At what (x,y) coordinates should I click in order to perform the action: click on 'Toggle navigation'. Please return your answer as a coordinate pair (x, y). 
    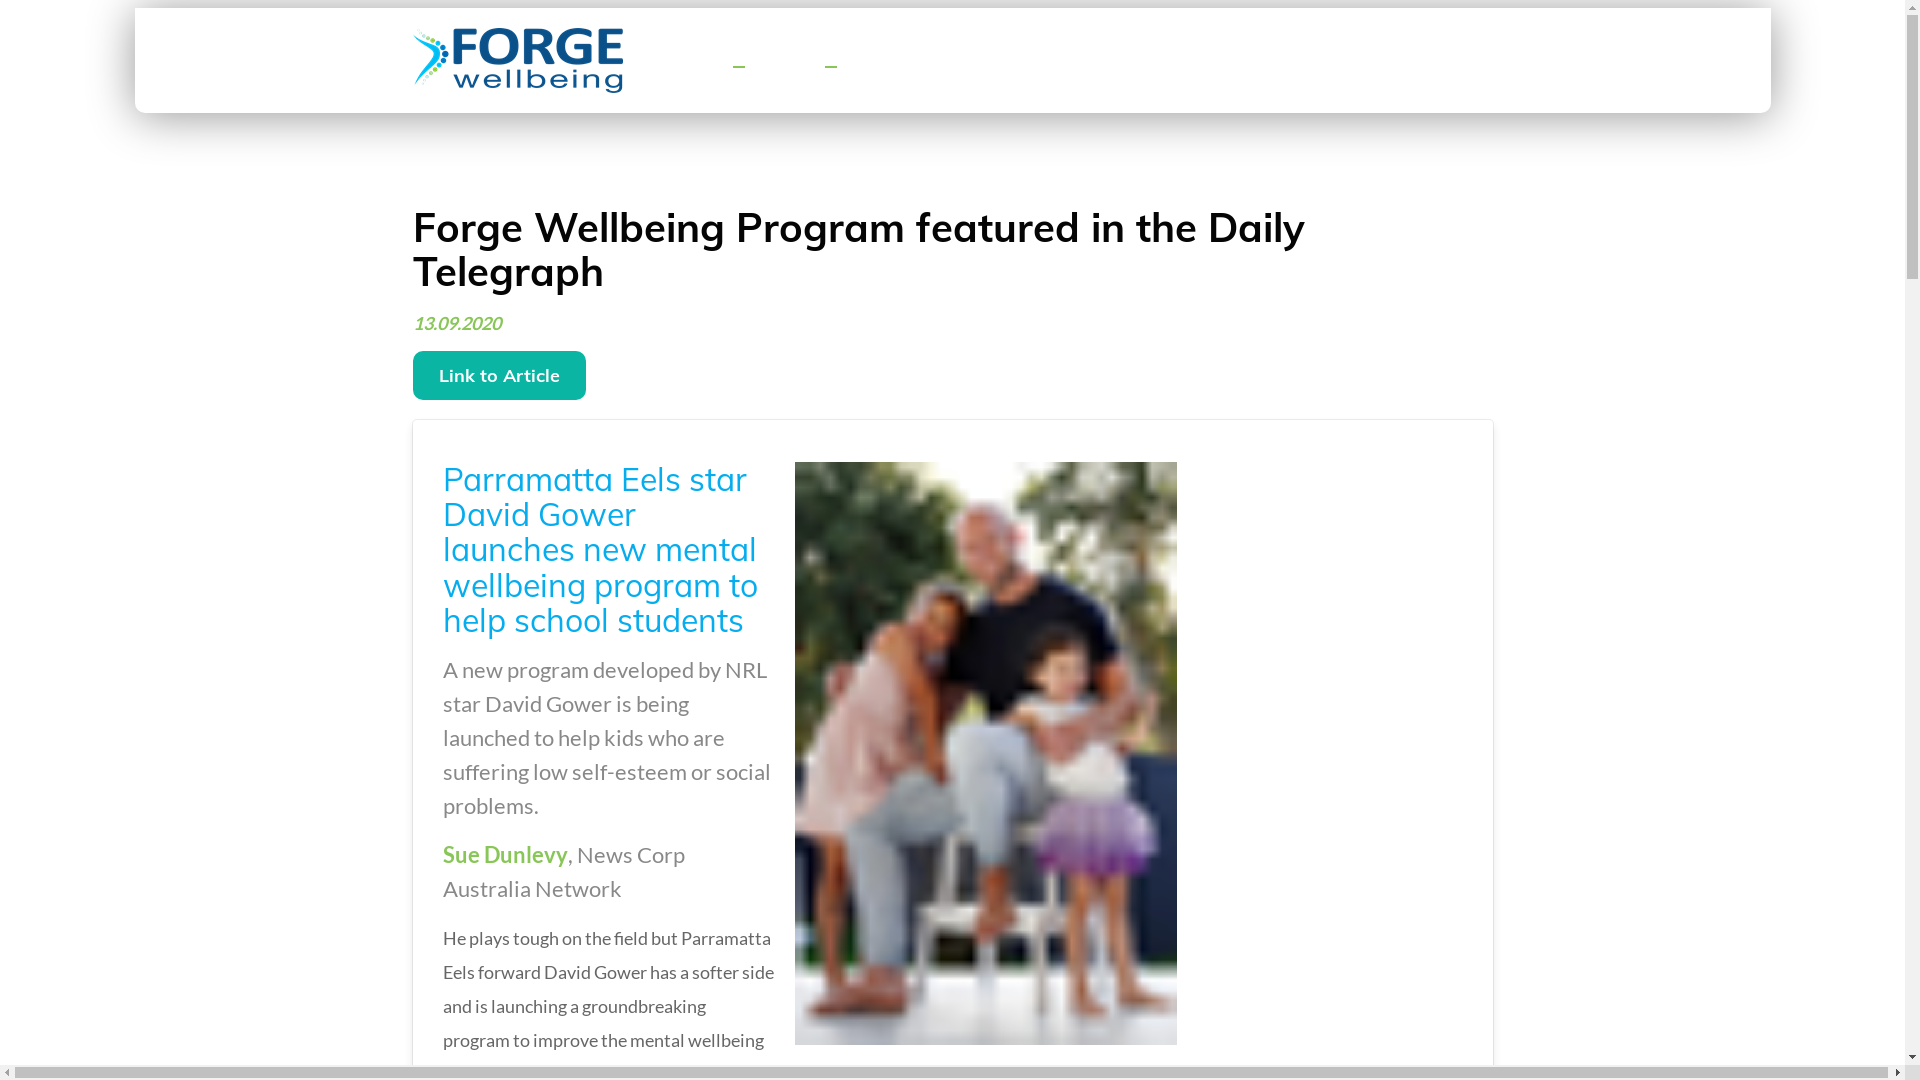
    Looking at the image, I should click on (737, 65).